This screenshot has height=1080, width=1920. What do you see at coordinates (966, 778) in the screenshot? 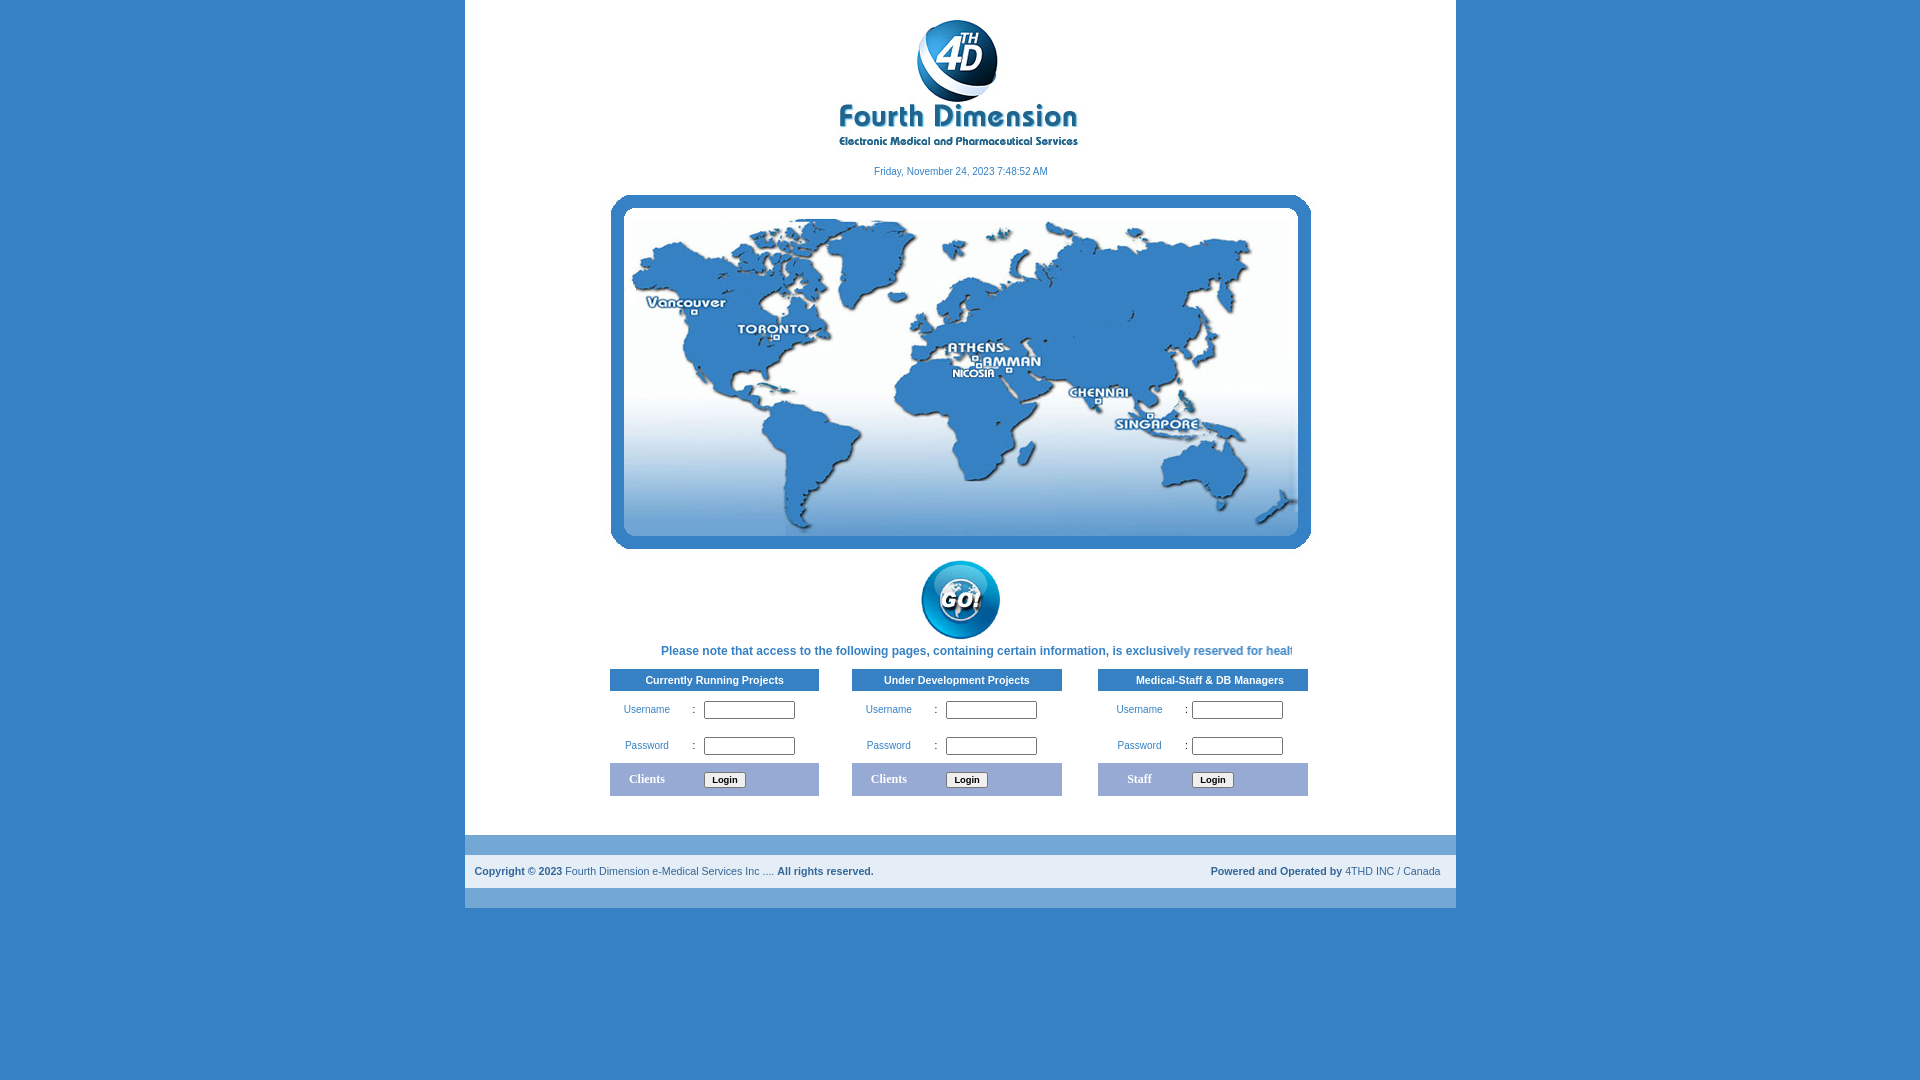
I see `'Login'` at bounding box center [966, 778].